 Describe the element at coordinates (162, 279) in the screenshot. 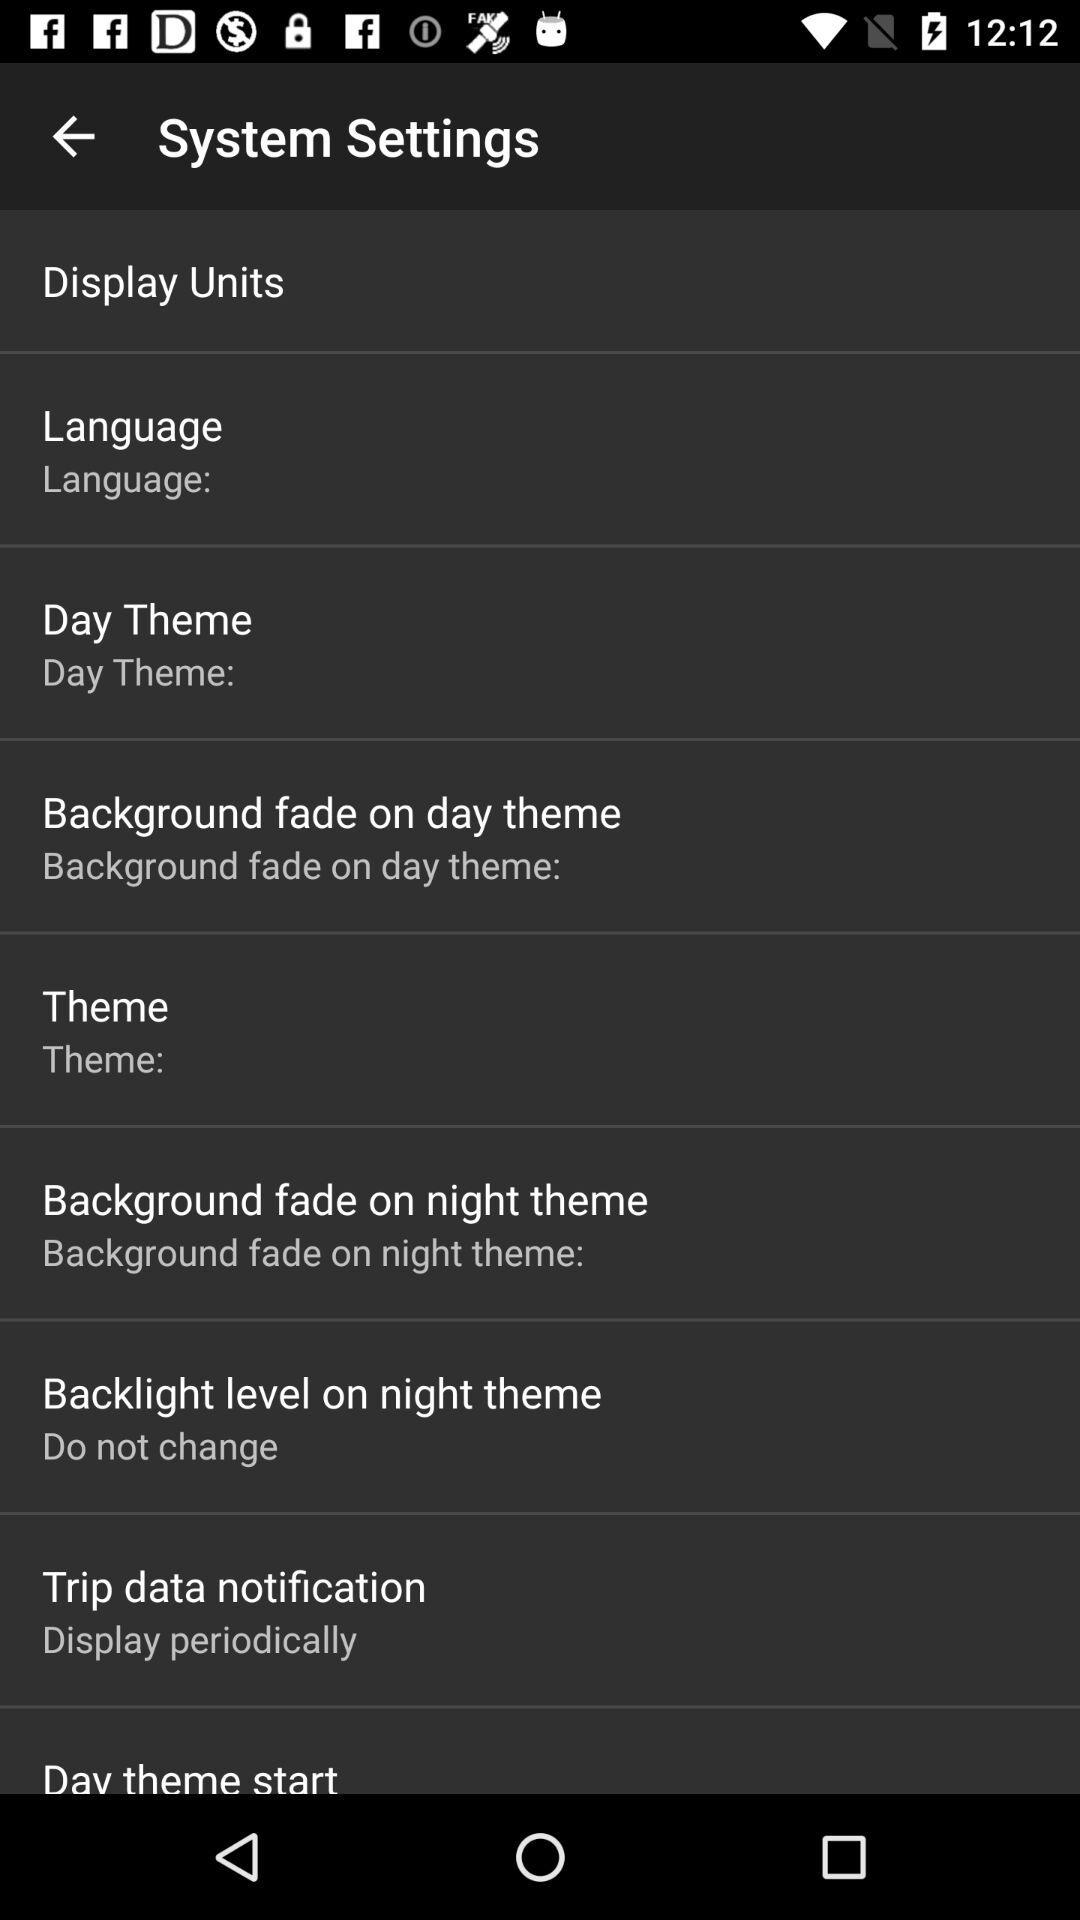

I see `display units app` at that location.